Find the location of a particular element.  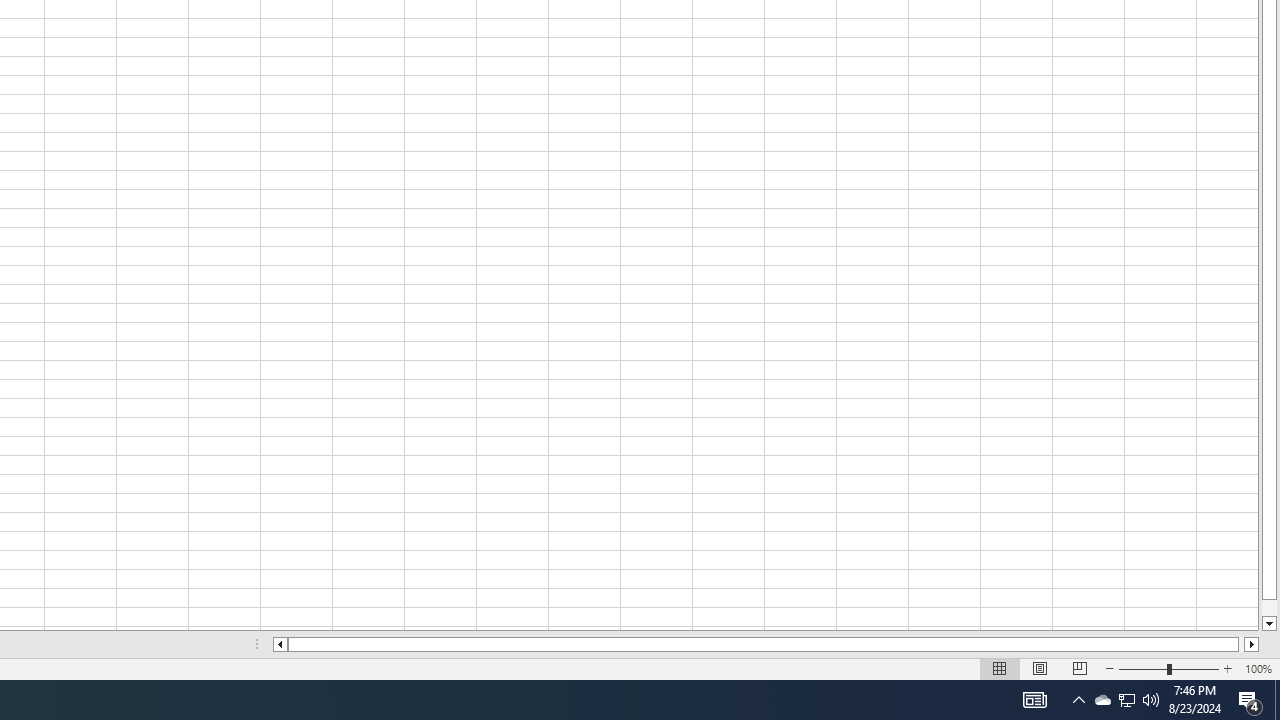

'Page right' is located at coordinates (1240, 644).